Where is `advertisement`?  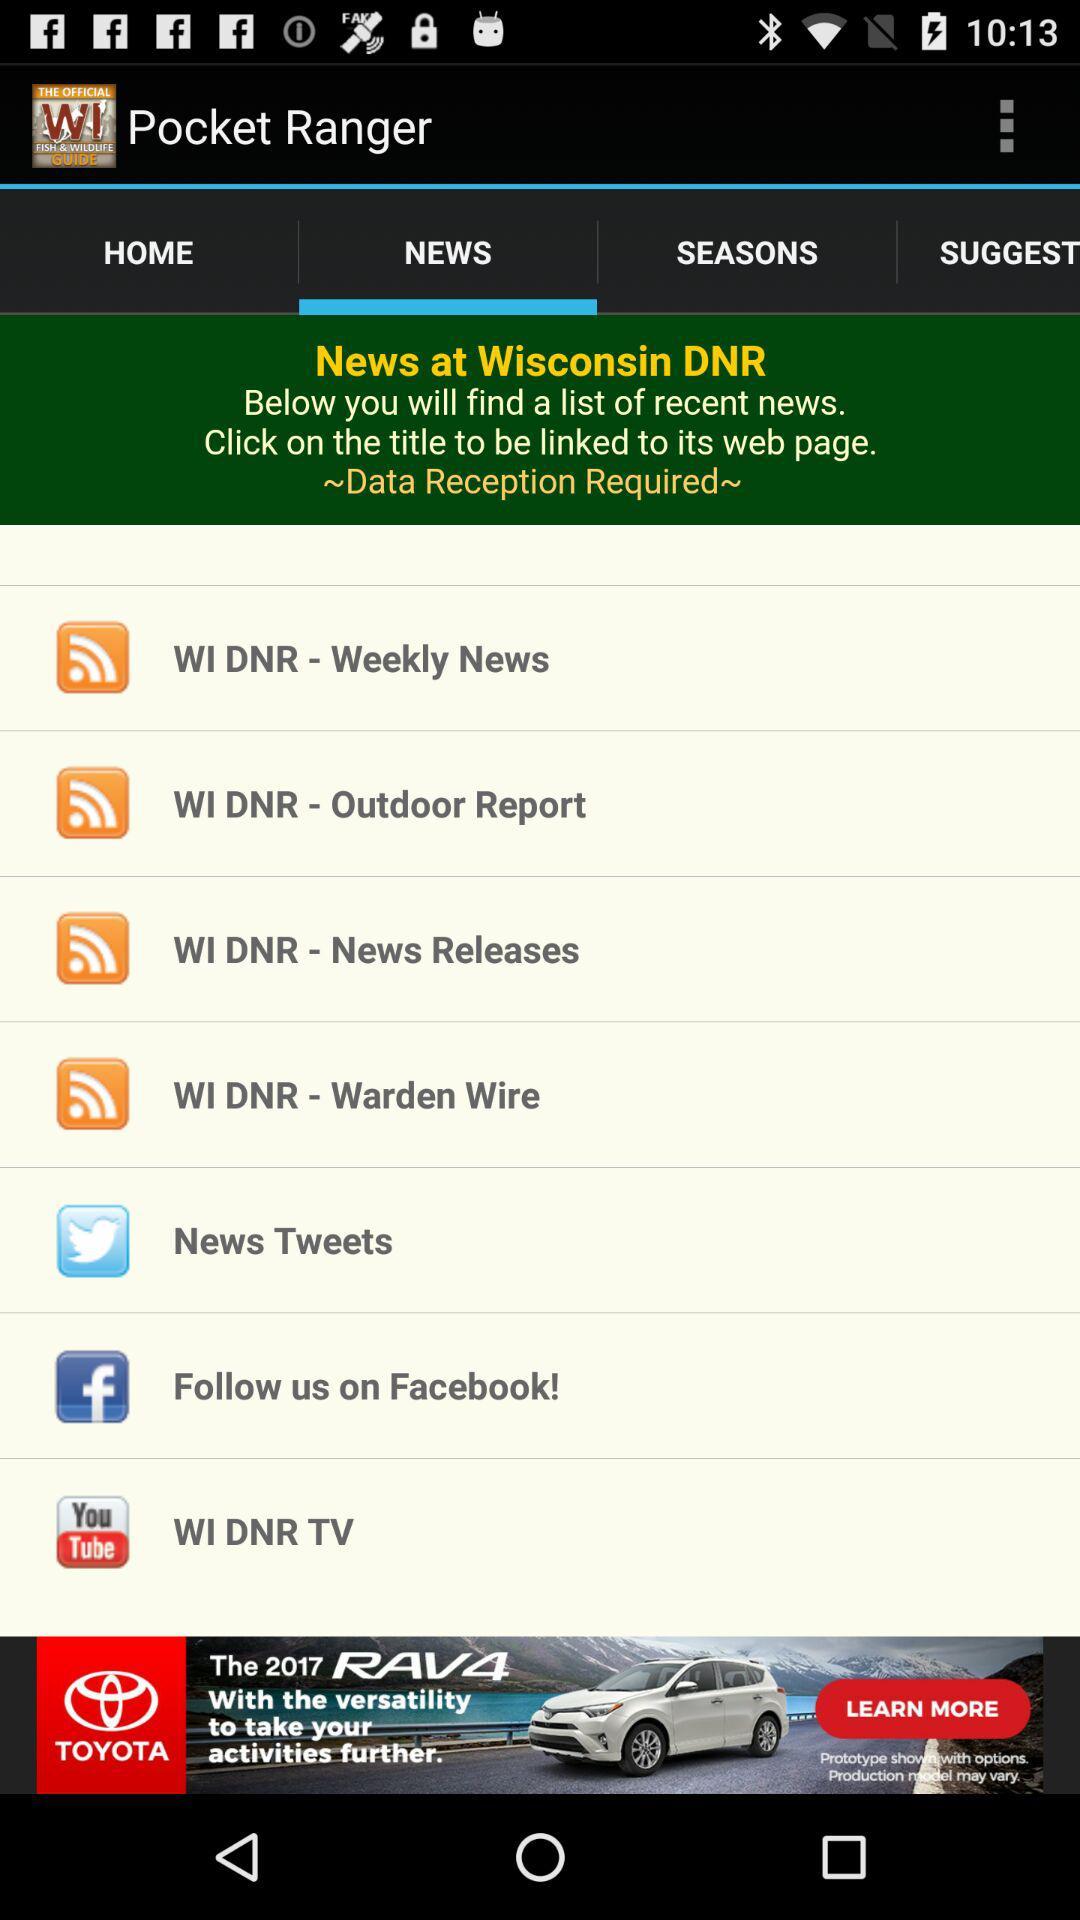 advertisement is located at coordinates (540, 449).